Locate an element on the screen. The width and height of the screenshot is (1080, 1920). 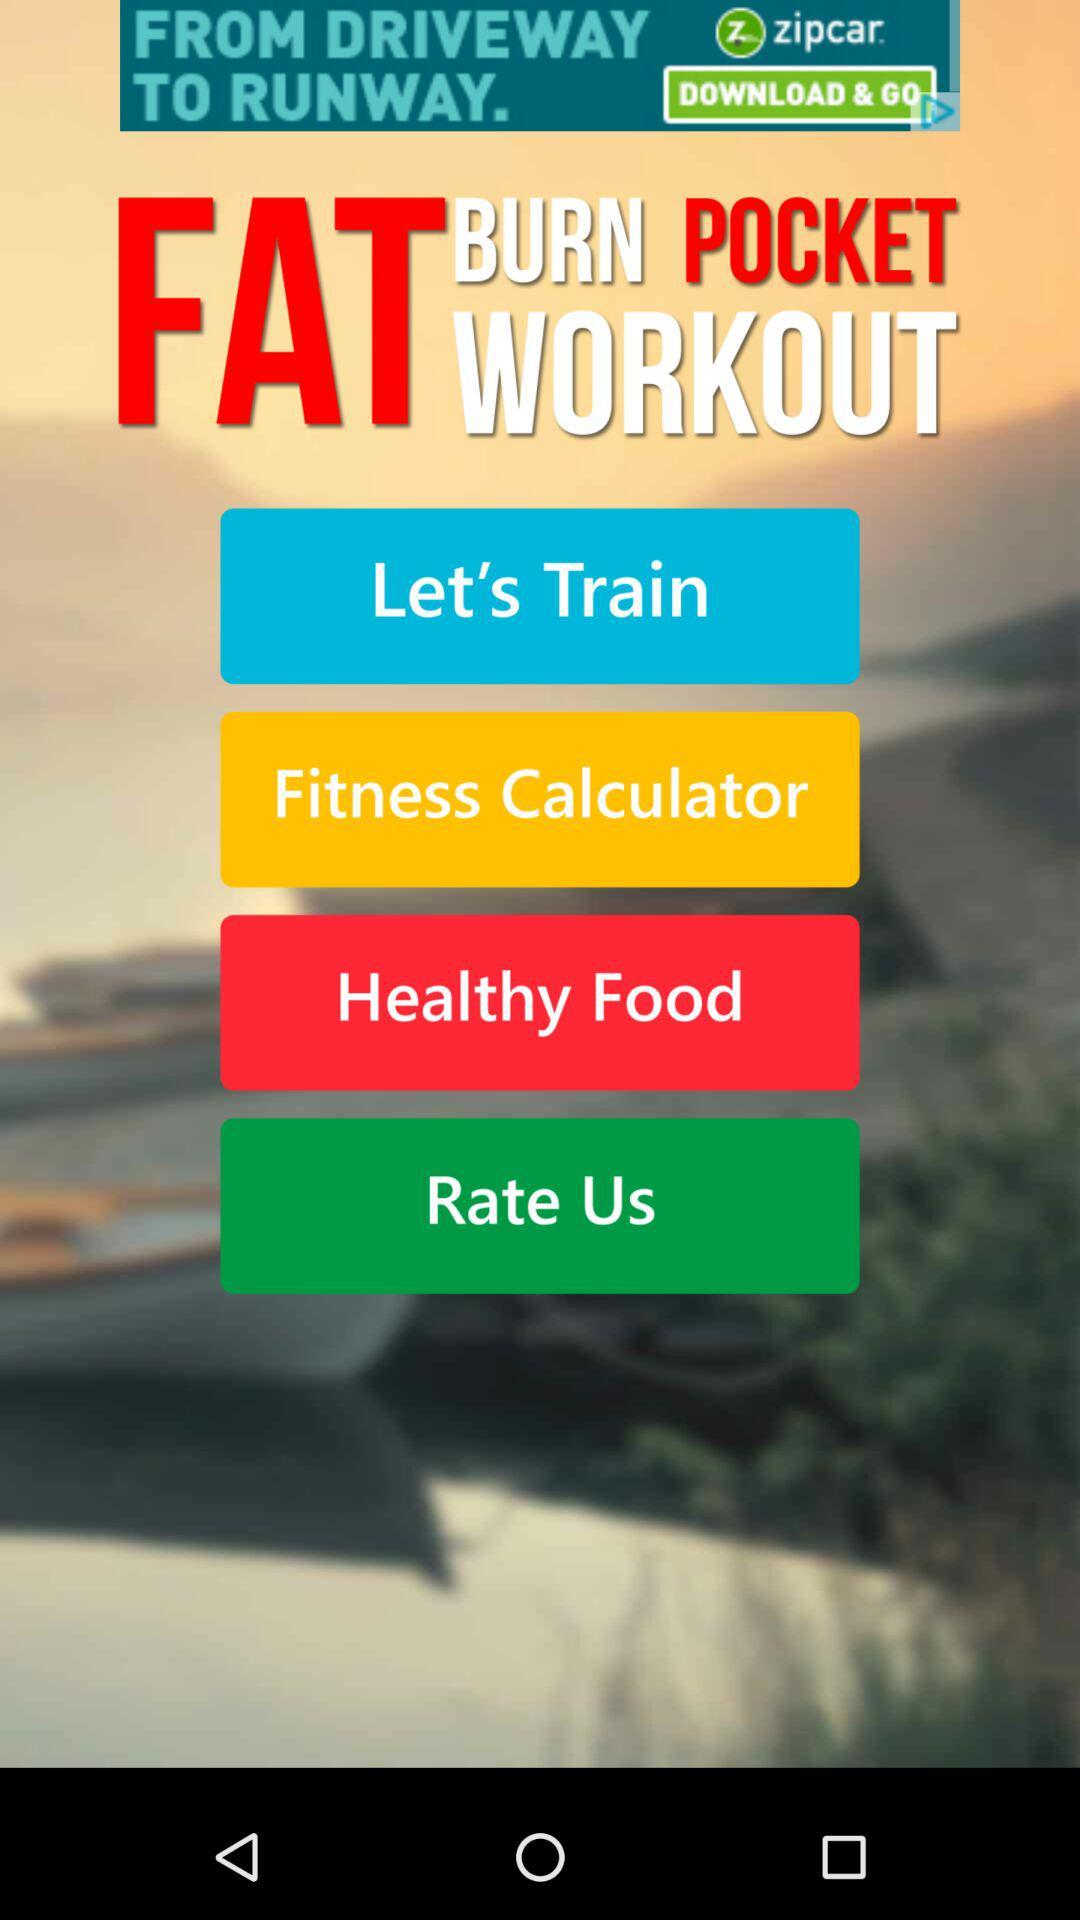
calculator is located at coordinates (540, 798).